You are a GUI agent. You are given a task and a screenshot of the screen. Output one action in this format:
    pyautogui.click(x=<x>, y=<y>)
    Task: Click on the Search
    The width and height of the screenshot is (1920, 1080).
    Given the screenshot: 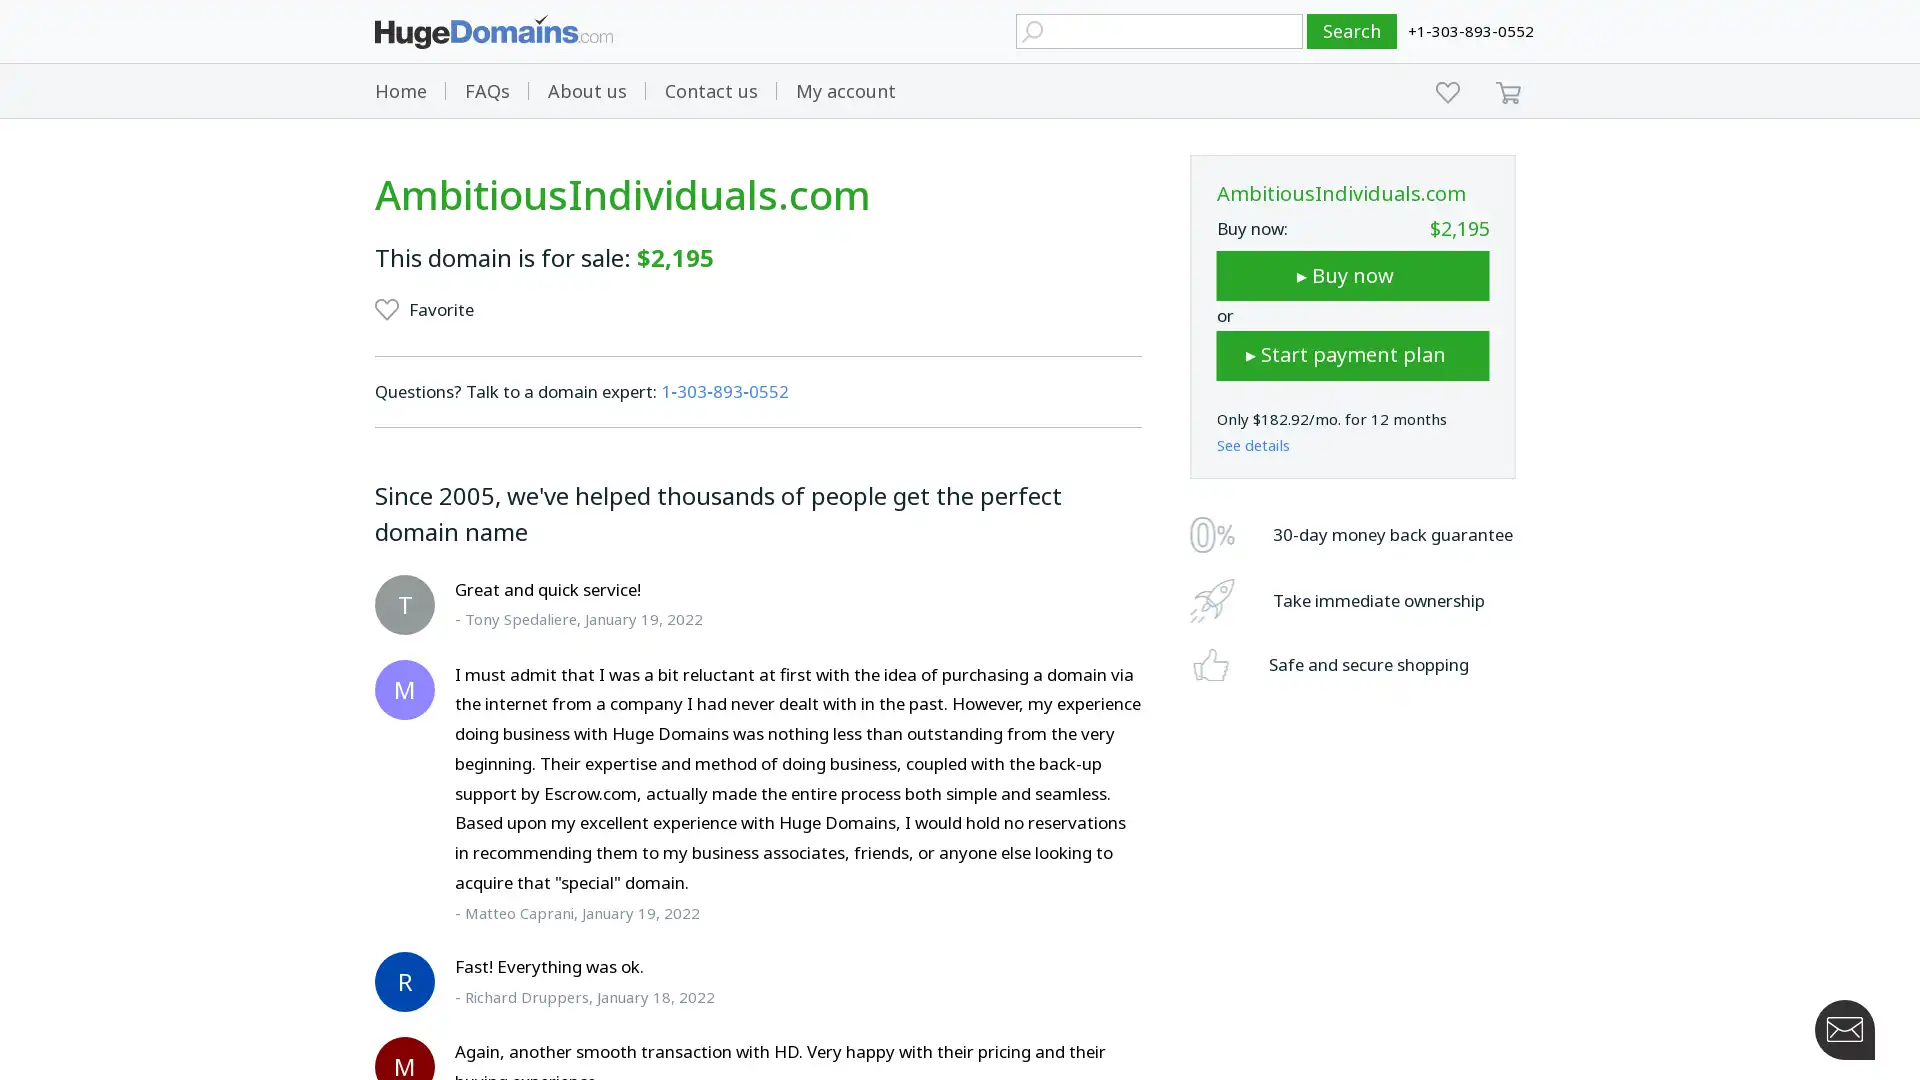 What is the action you would take?
    pyautogui.click(x=1352, y=31)
    